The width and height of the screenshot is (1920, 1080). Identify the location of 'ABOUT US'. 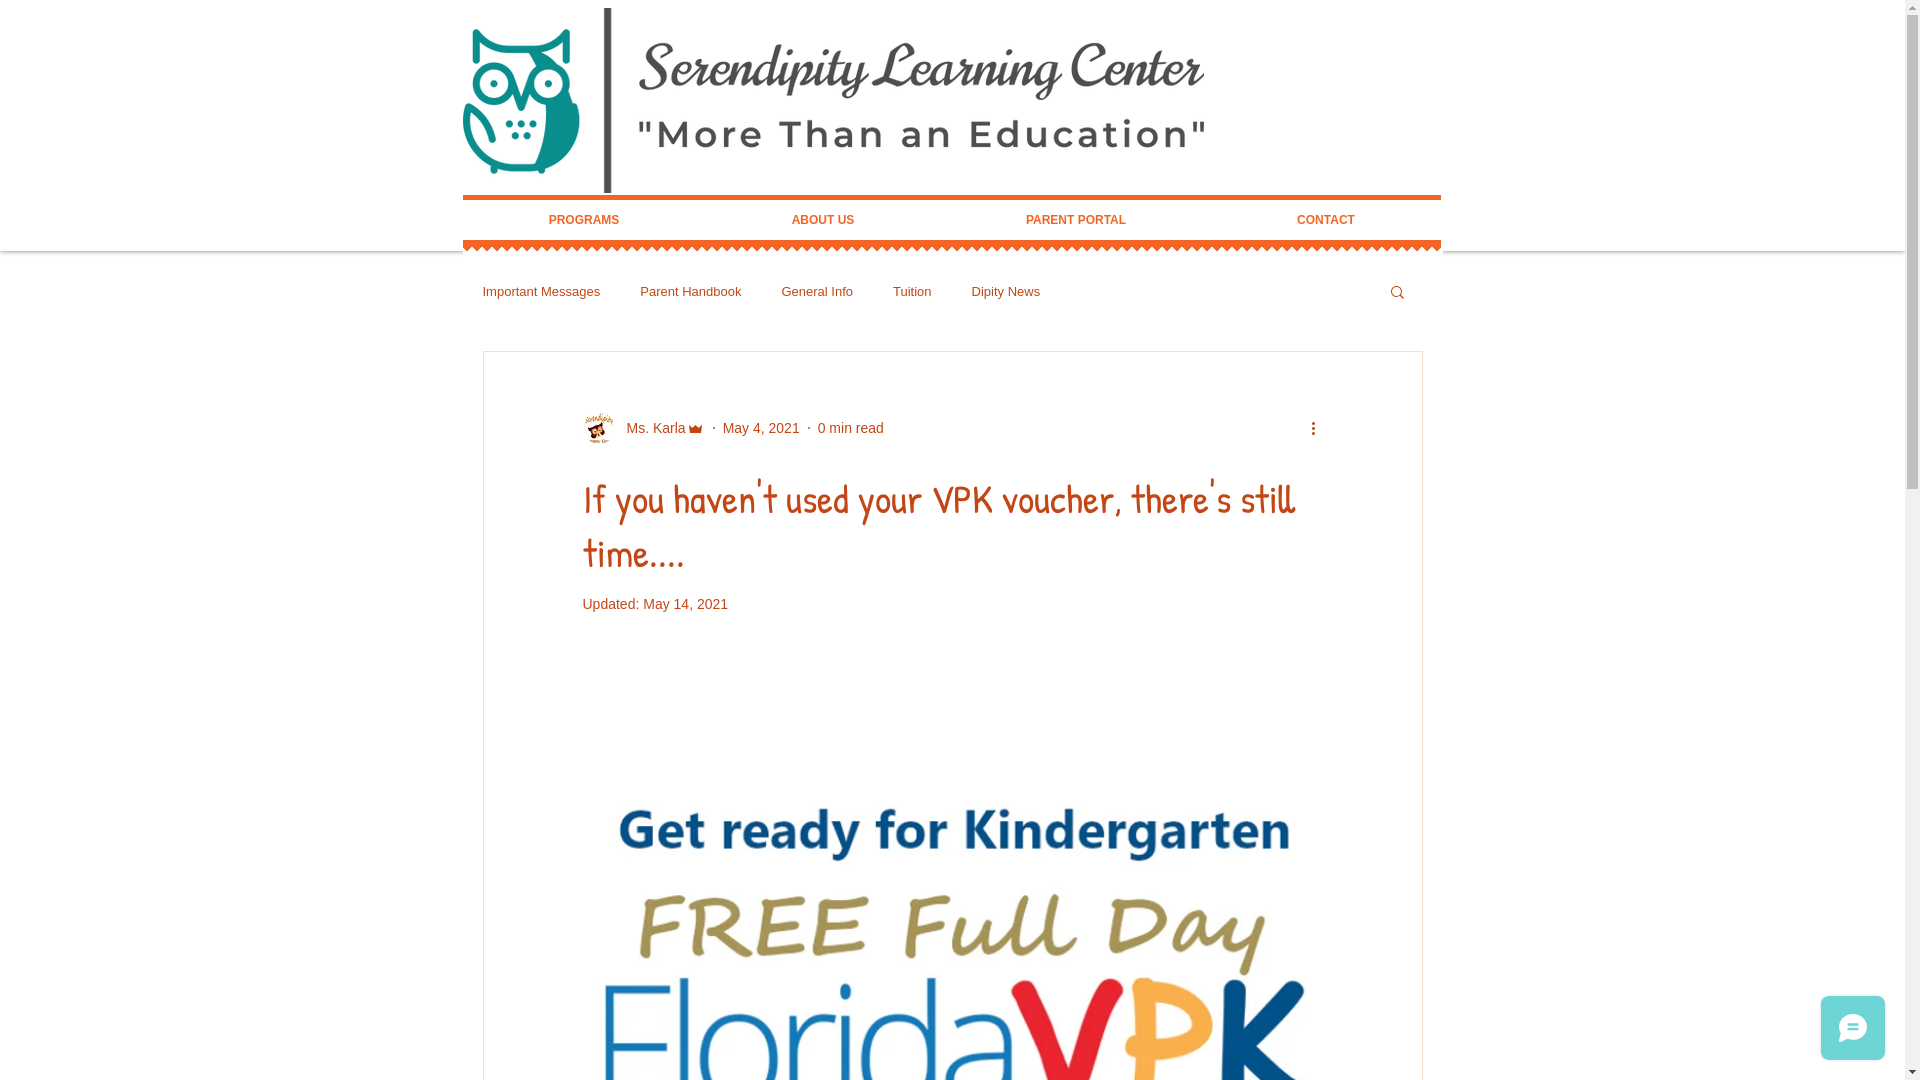
(823, 219).